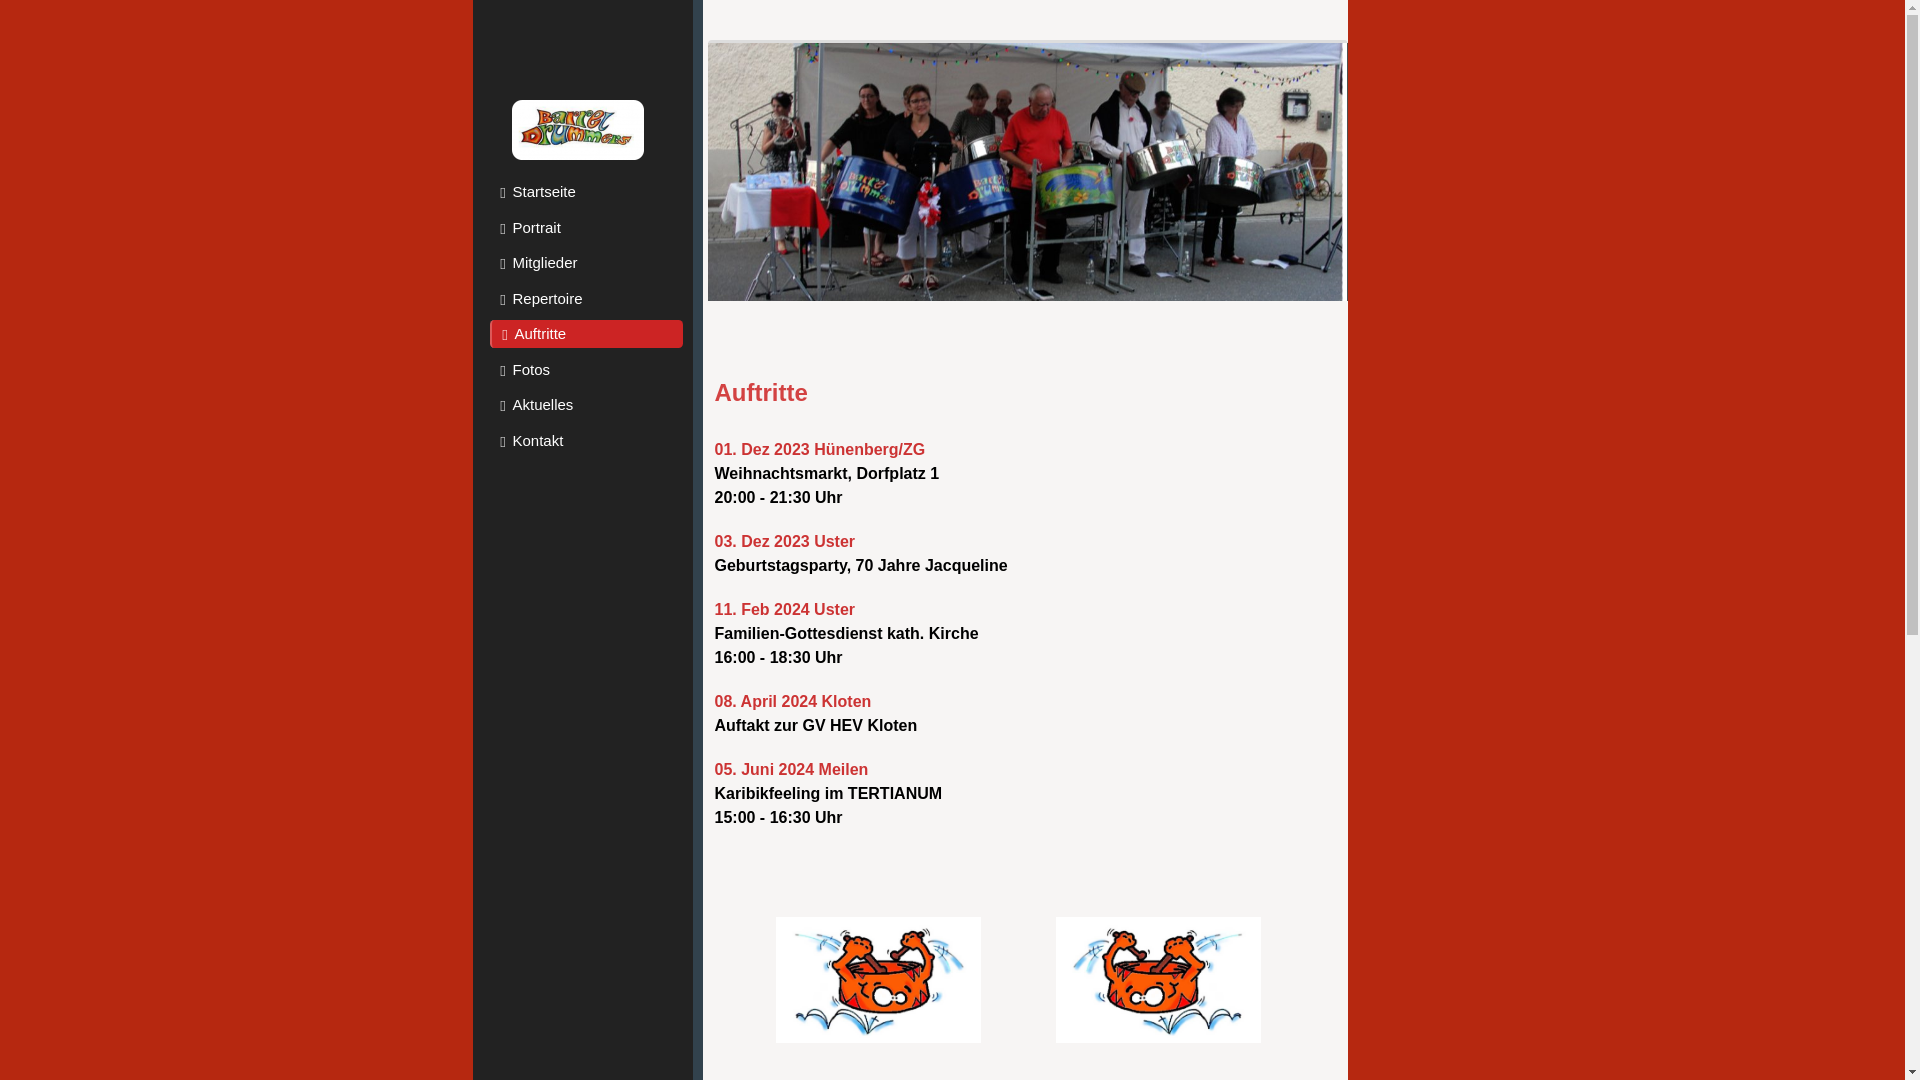 The image size is (1920, 1080). Describe the element at coordinates (585, 333) in the screenshot. I see `'Auftritte'` at that location.